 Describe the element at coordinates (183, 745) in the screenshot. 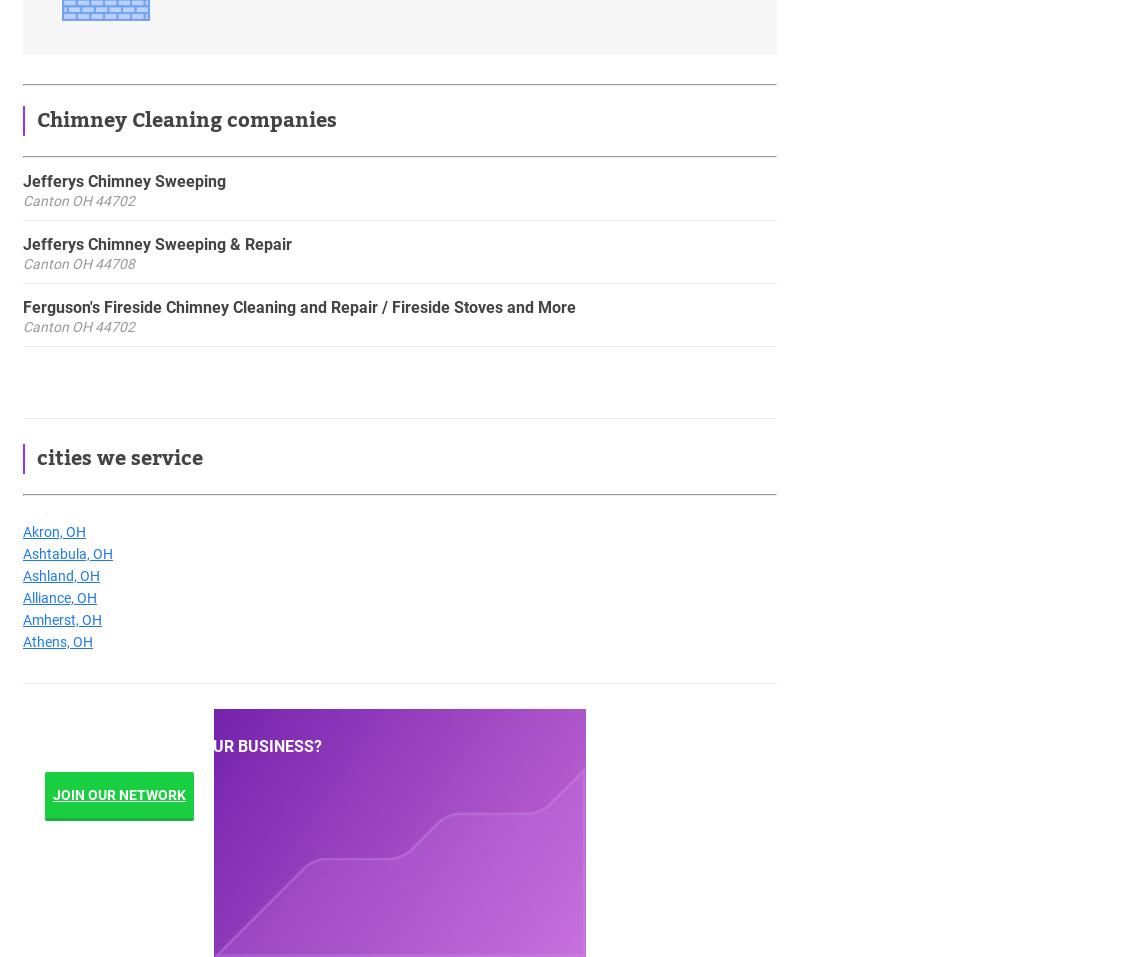

I see `'Looking to grow your business?'` at that location.